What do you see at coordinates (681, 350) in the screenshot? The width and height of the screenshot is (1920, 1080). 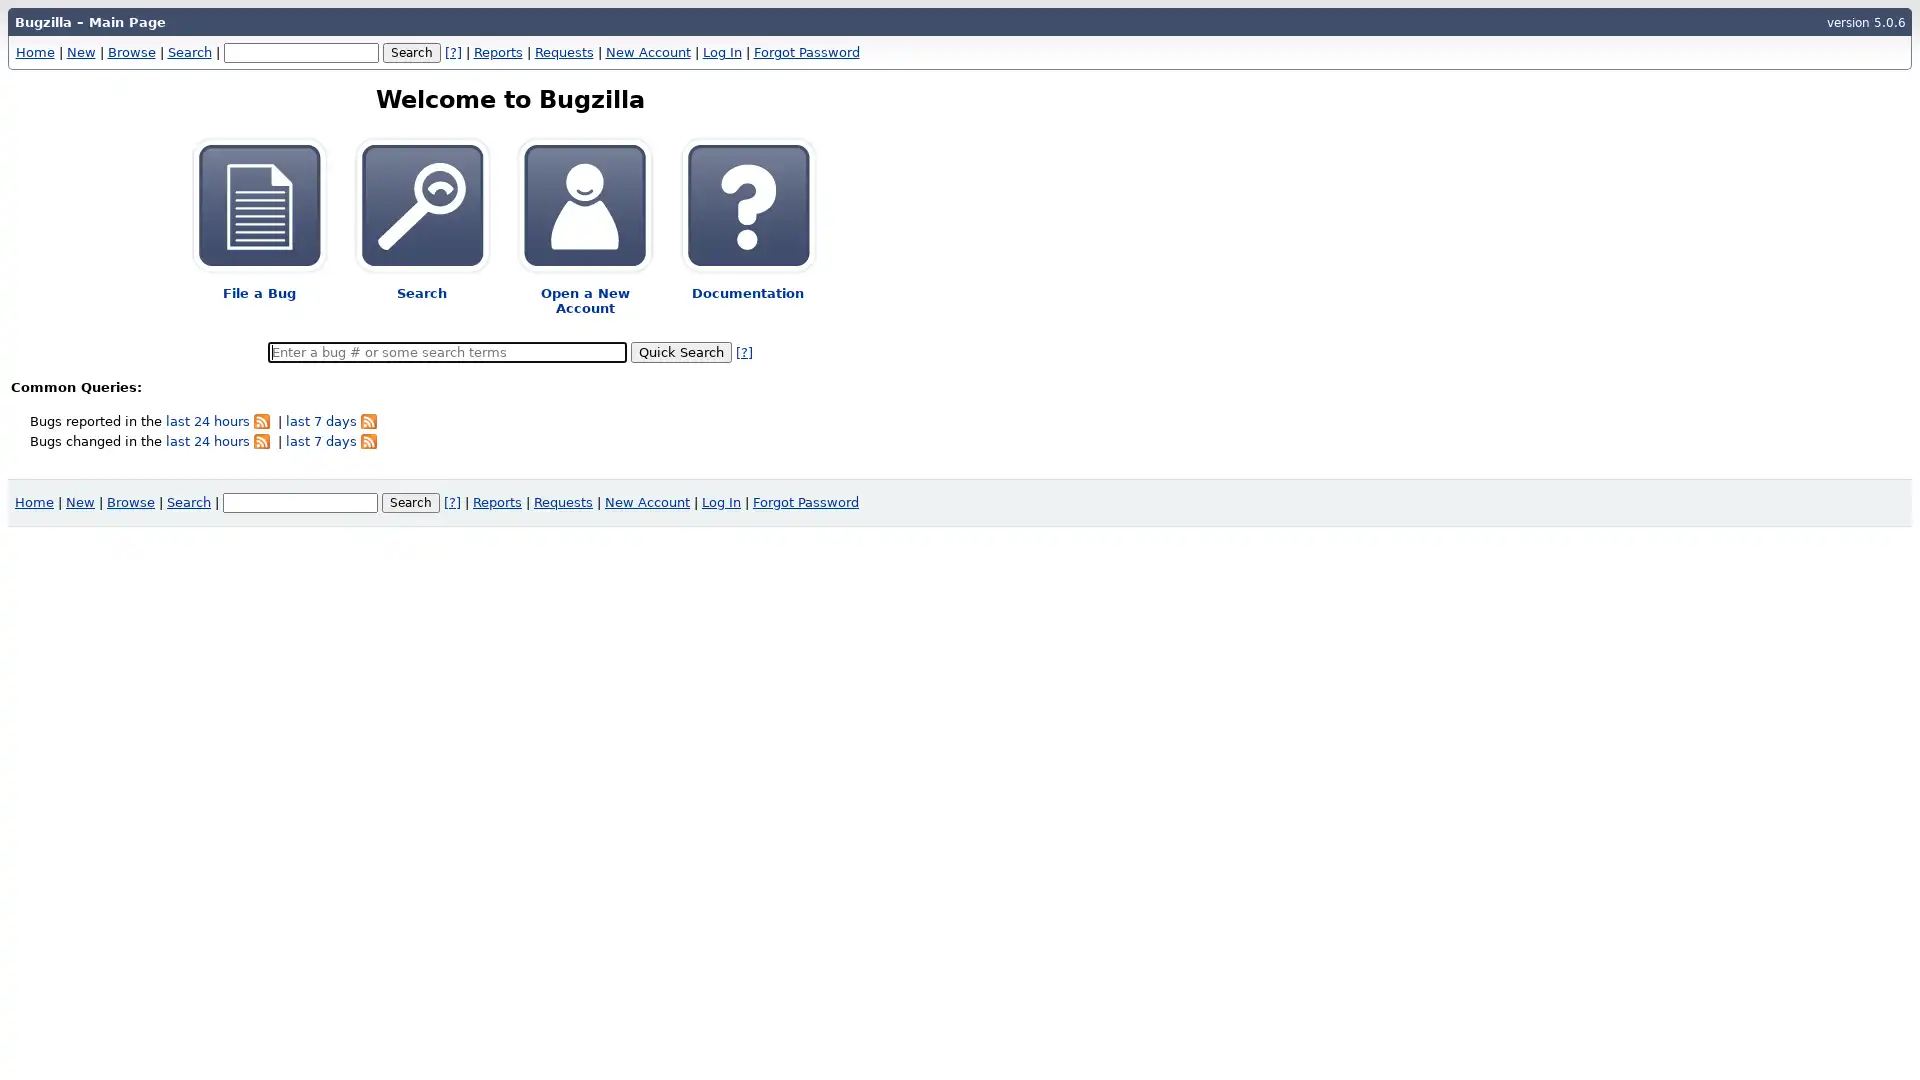 I see `Quick Search` at bounding box center [681, 350].